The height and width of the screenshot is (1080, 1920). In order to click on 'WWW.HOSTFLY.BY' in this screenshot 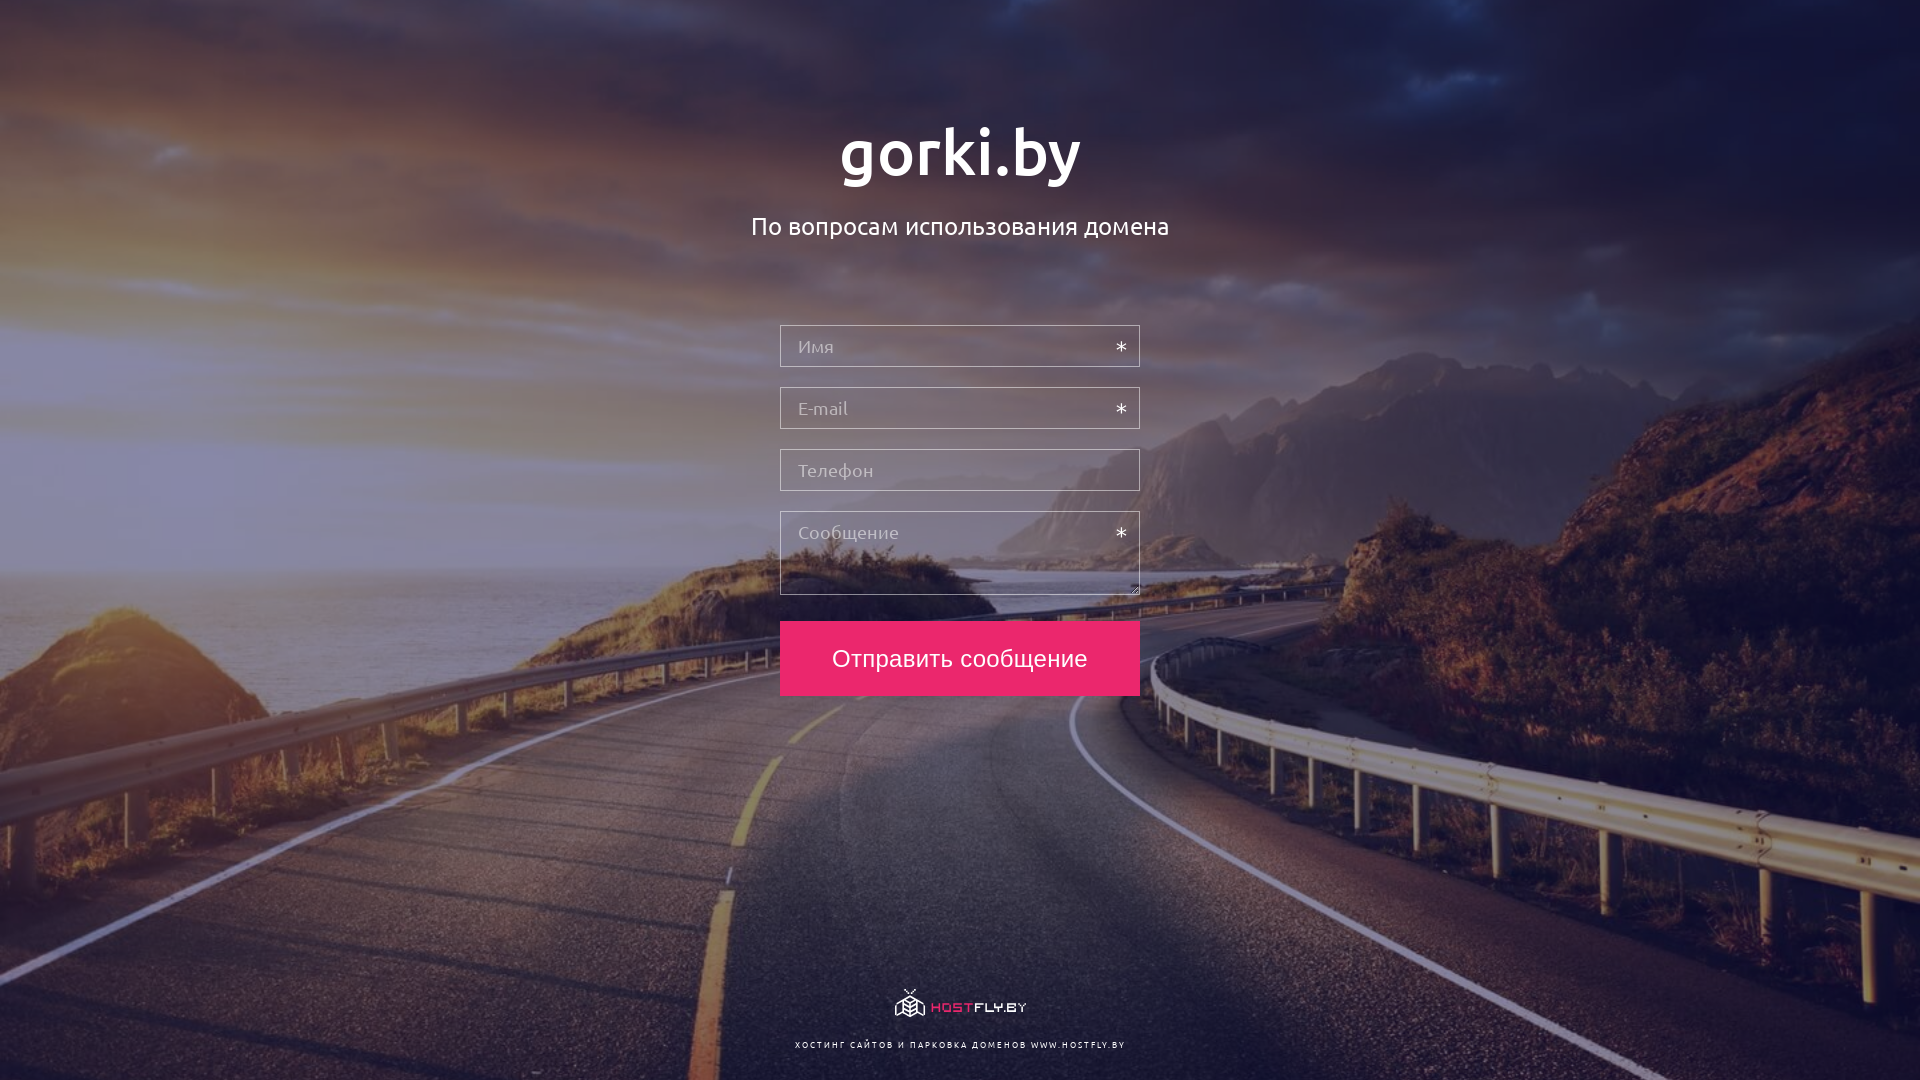, I will do `click(1076, 1043)`.